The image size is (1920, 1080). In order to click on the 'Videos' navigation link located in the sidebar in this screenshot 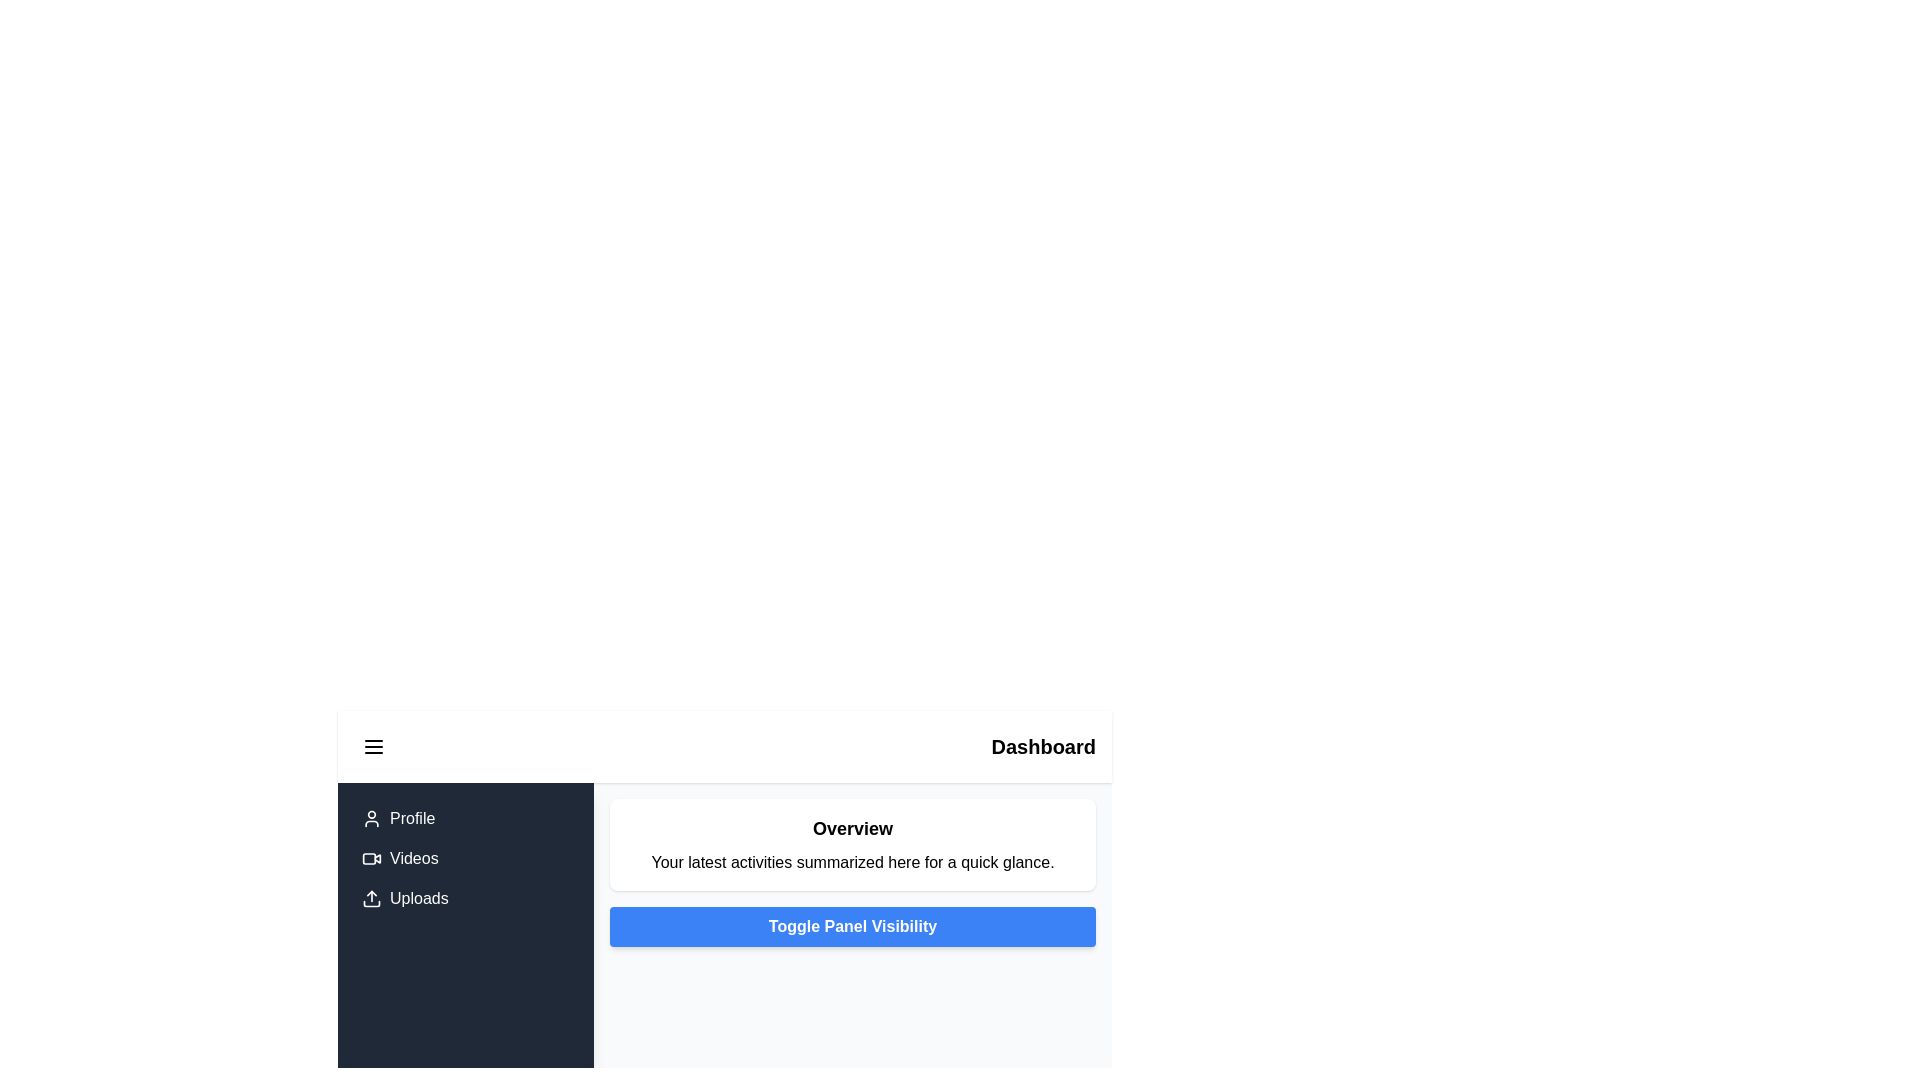, I will do `click(464, 858)`.